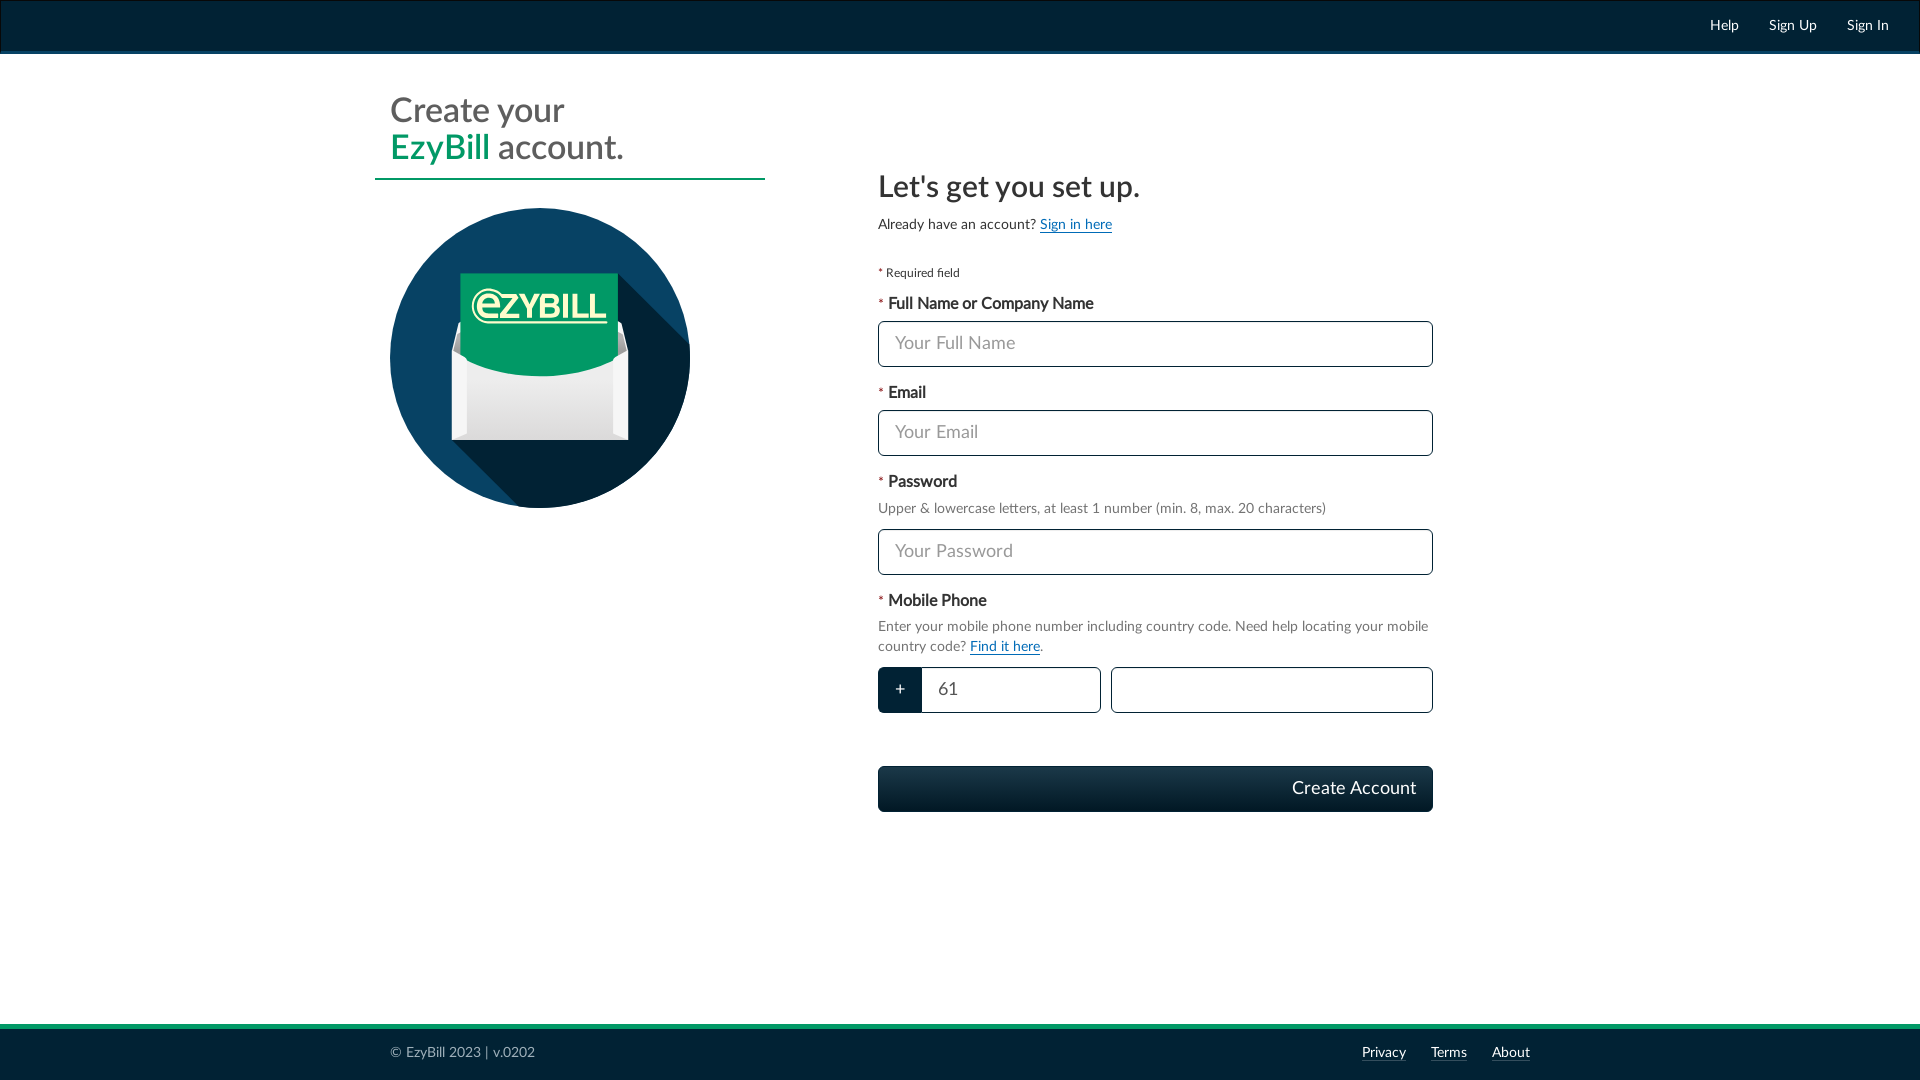 Image resolution: width=1920 pixels, height=1080 pixels. Describe the element at coordinates (969, 647) in the screenshot. I see `'Find it here'` at that location.